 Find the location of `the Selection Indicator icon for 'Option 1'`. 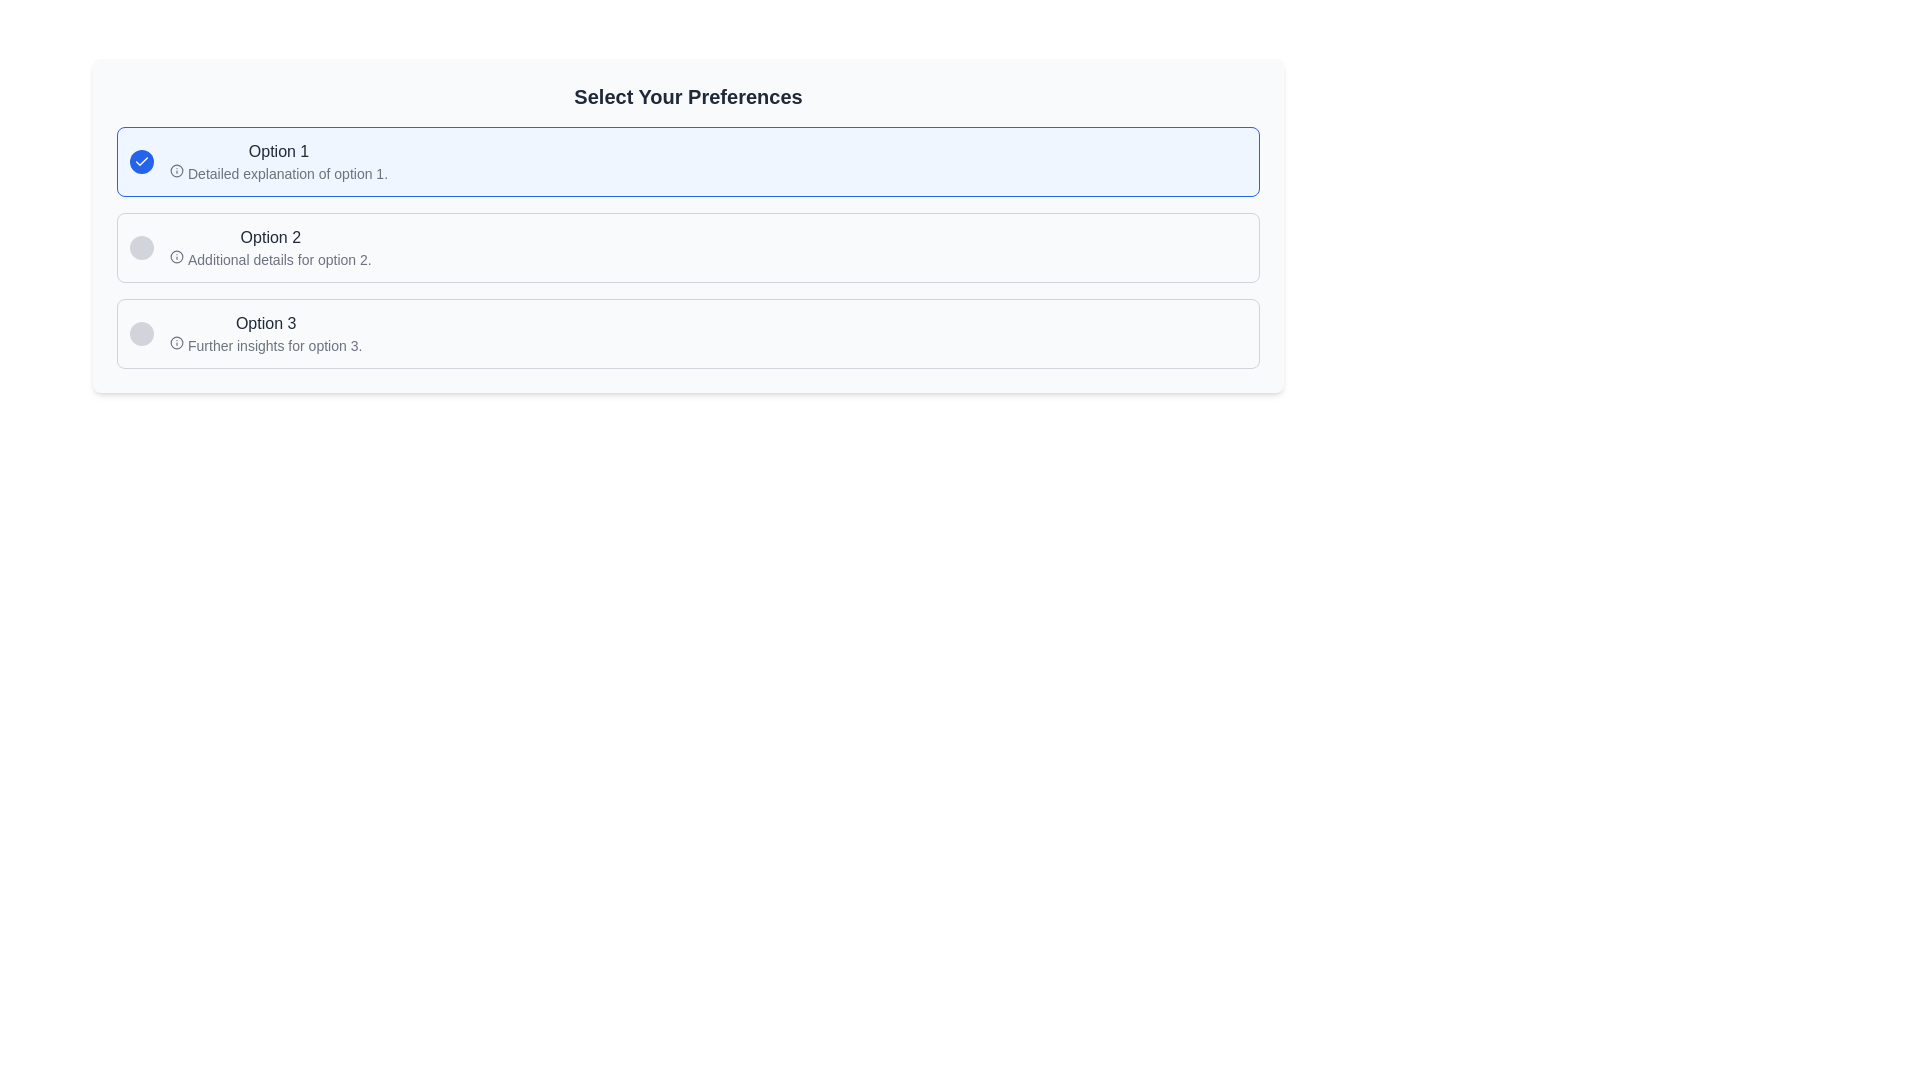

the Selection Indicator icon for 'Option 1' is located at coordinates (141, 161).